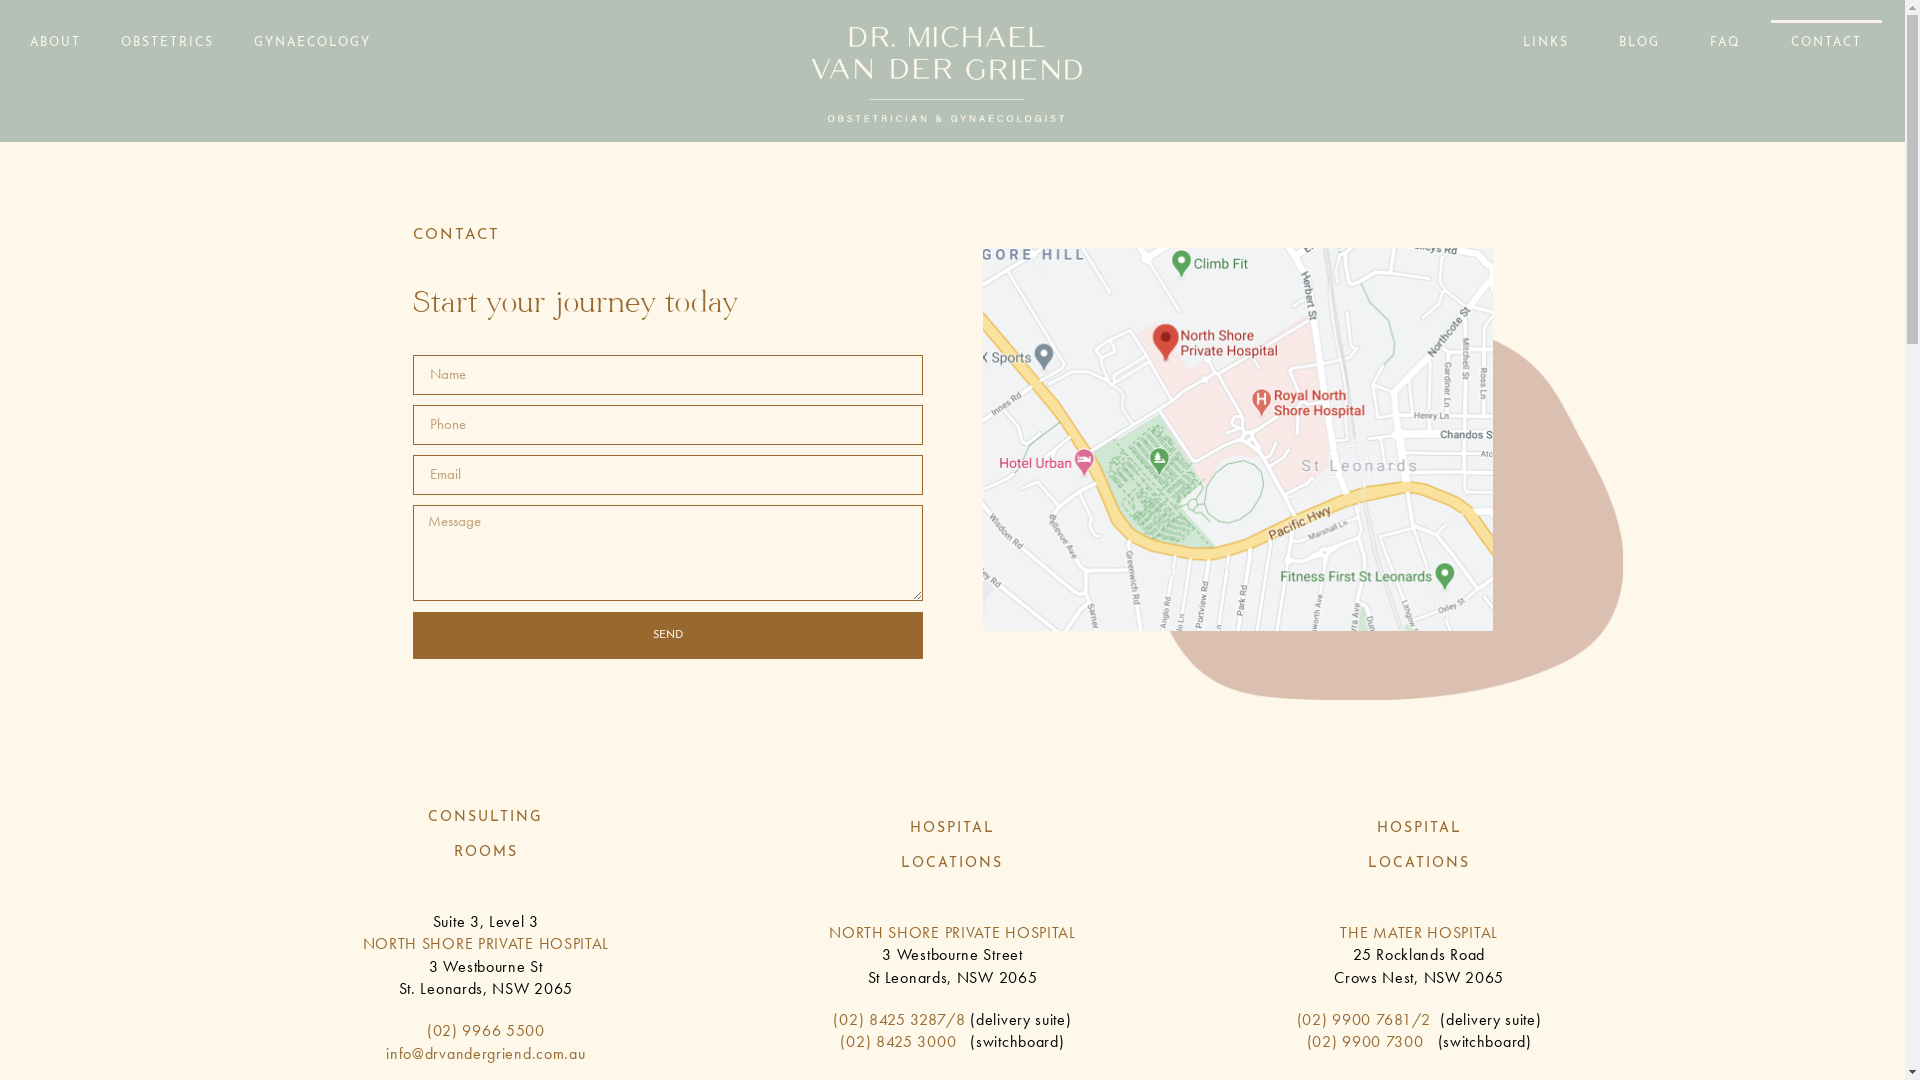 Image resolution: width=1920 pixels, height=1080 pixels. What do you see at coordinates (936, 1019) in the screenshot?
I see `'3287/8'` at bounding box center [936, 1019].